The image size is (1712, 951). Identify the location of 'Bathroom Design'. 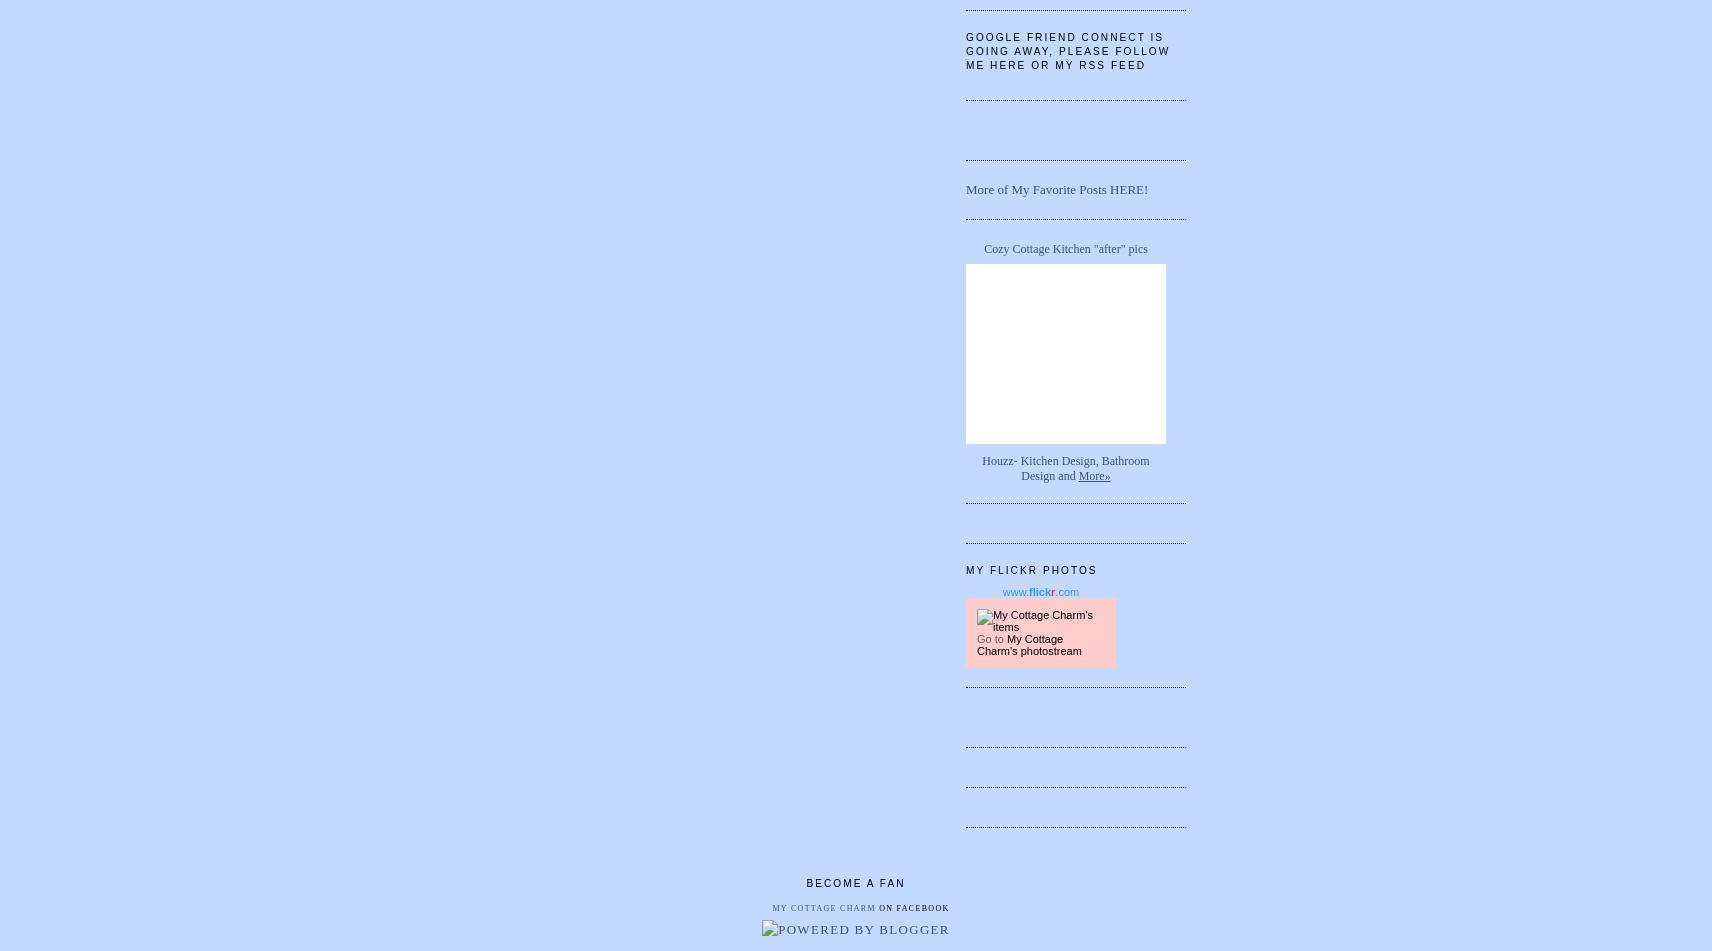
(1085, 467).